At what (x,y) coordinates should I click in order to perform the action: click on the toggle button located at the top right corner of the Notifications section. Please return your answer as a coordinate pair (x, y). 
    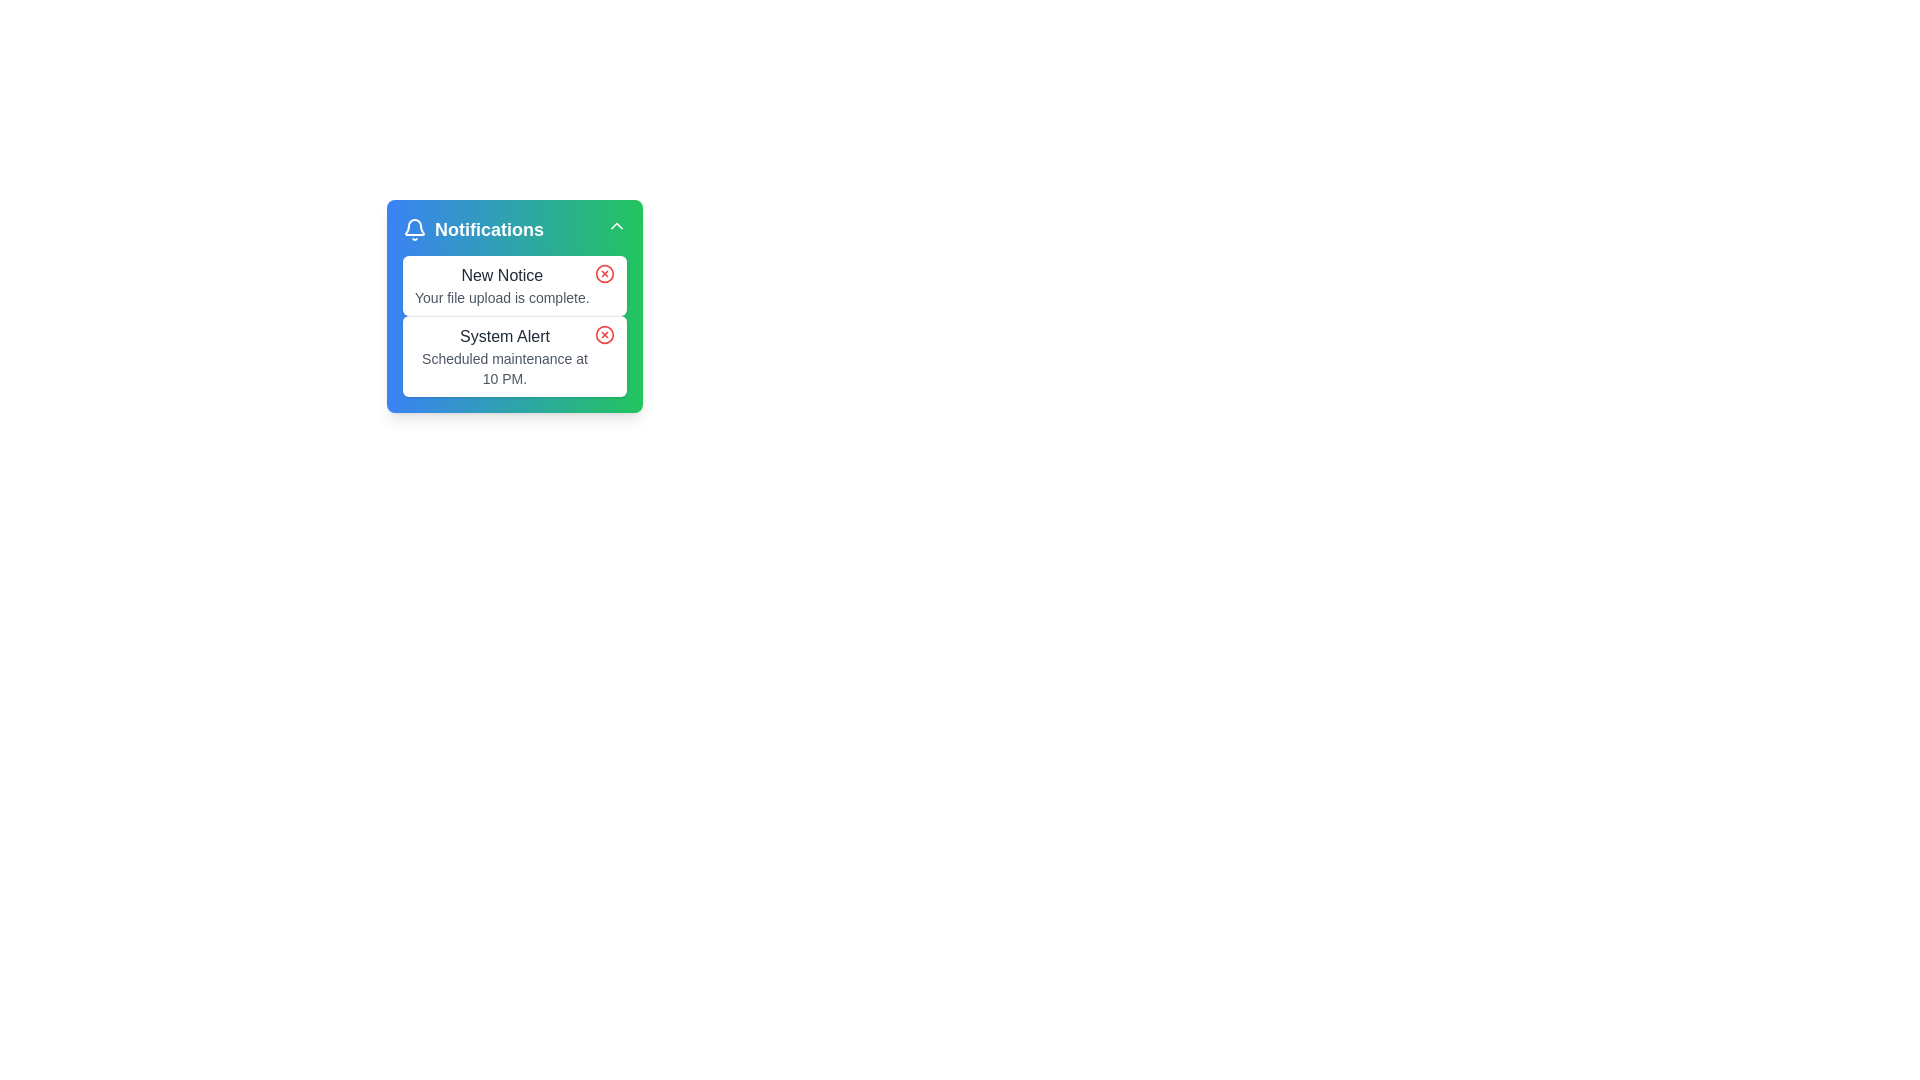
    Looking at the image, I should click on (616, 225).